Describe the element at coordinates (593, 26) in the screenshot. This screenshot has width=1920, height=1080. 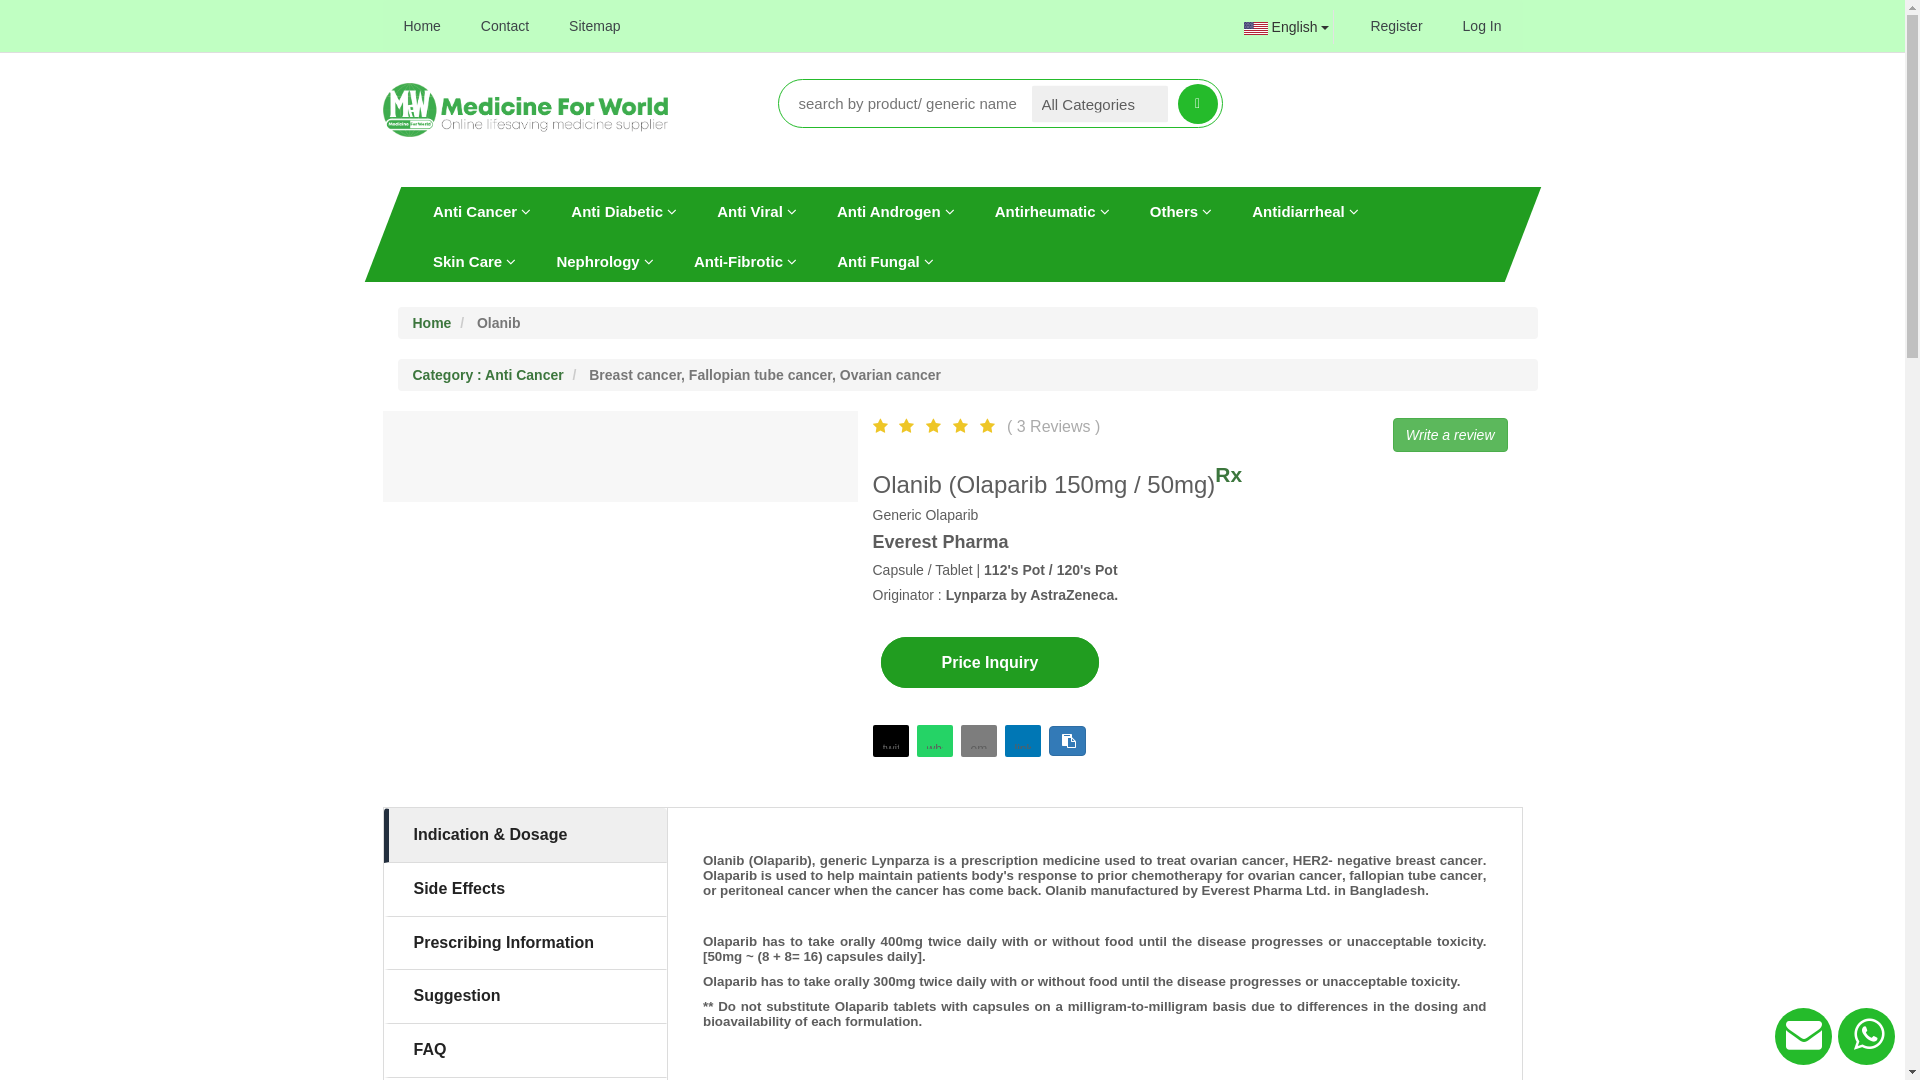
I see `'Sitemap'` at that location.